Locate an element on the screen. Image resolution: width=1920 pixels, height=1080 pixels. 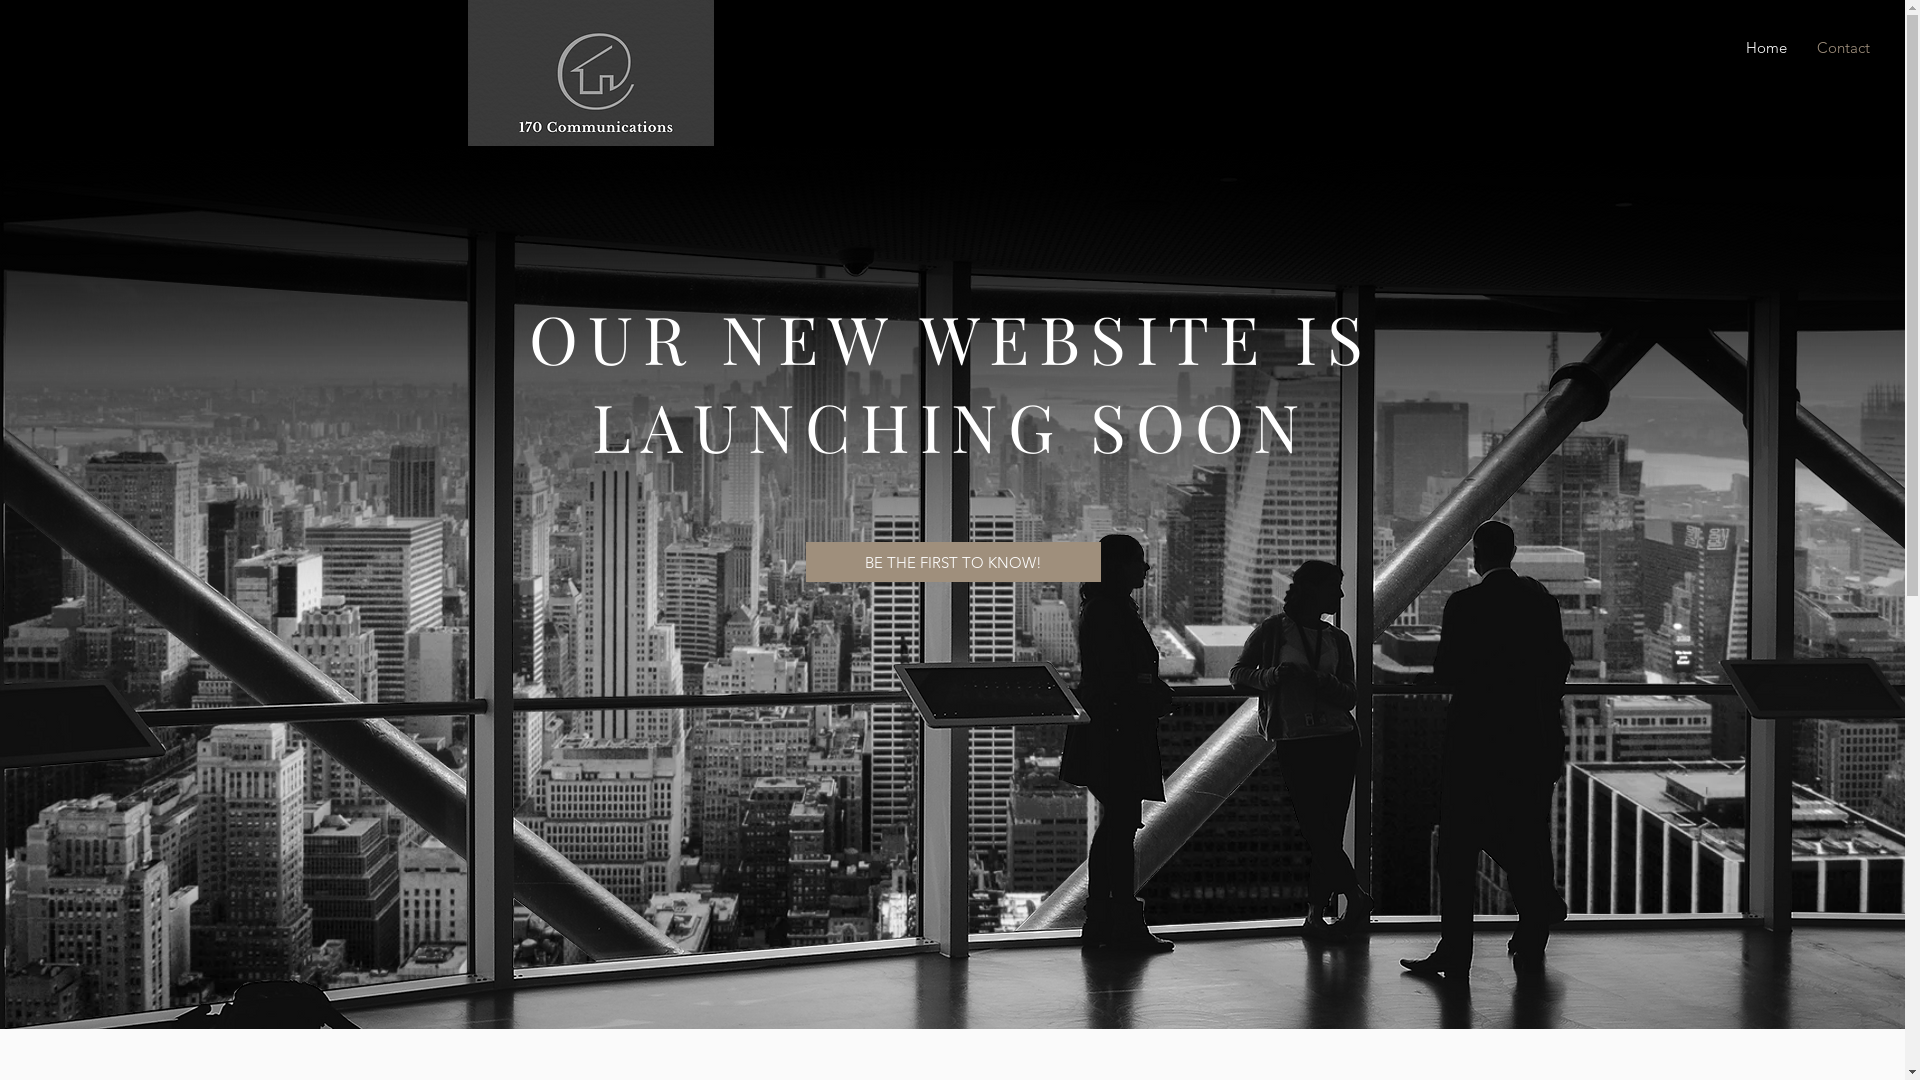
'Home' is located at coordinates (1760, 46).